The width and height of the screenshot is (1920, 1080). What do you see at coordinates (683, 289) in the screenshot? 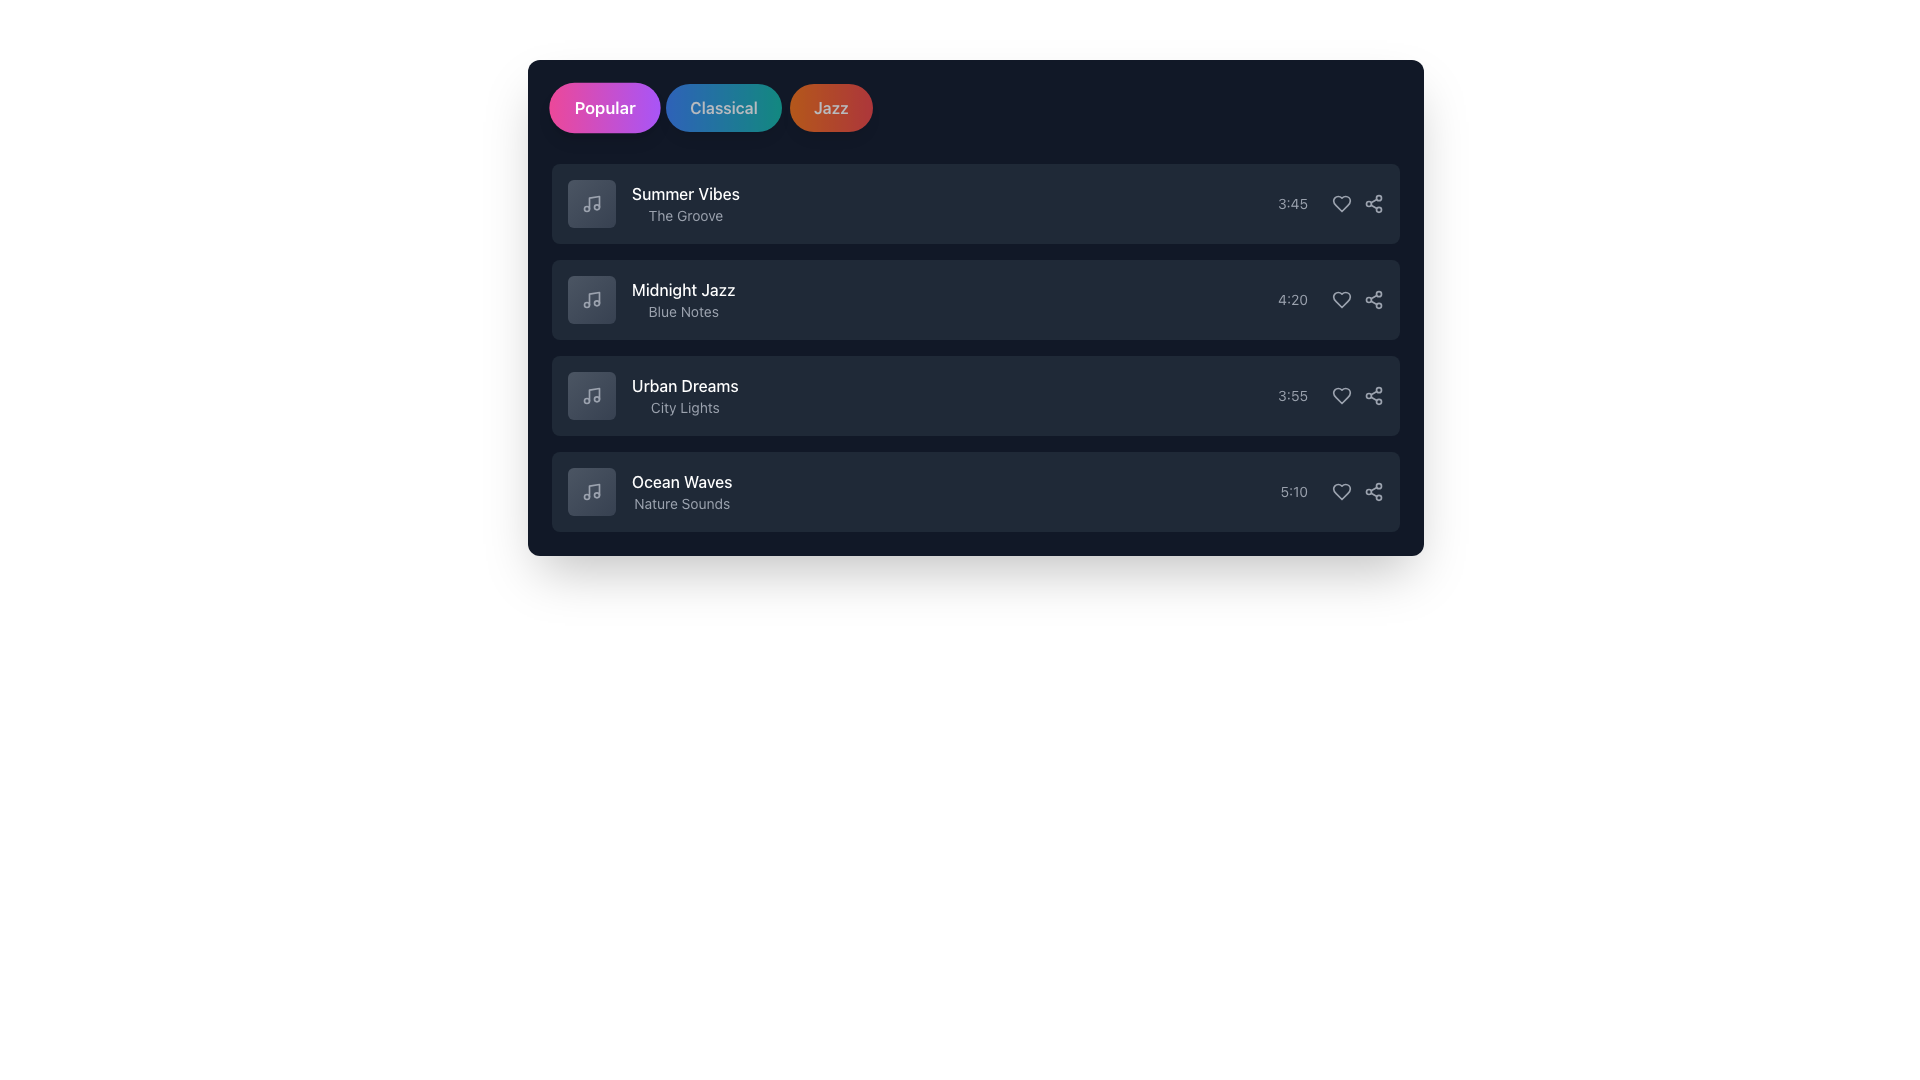
I see `the title text element representing a track or playlist to focus on it` at bounding box center [683, 289].